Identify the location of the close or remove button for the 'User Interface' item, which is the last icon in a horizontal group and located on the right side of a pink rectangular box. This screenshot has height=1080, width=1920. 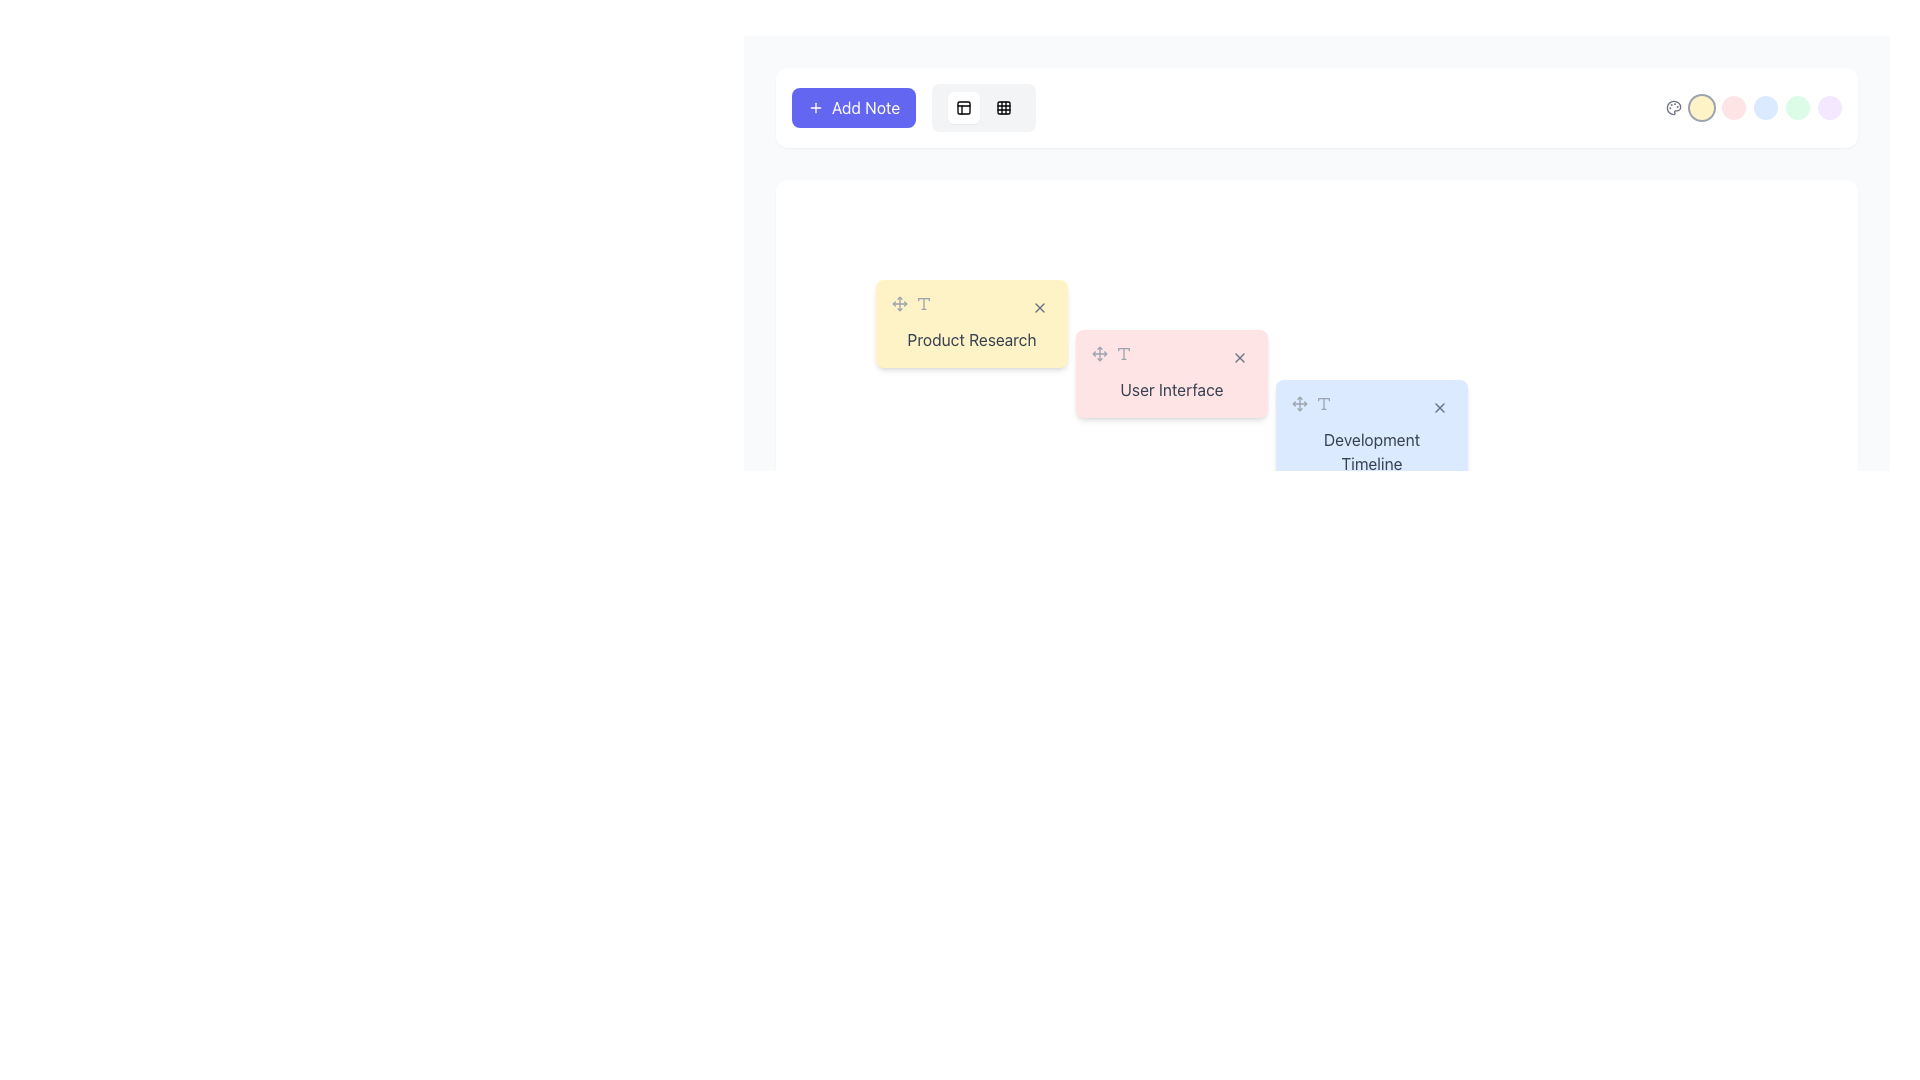
(1238, 357).